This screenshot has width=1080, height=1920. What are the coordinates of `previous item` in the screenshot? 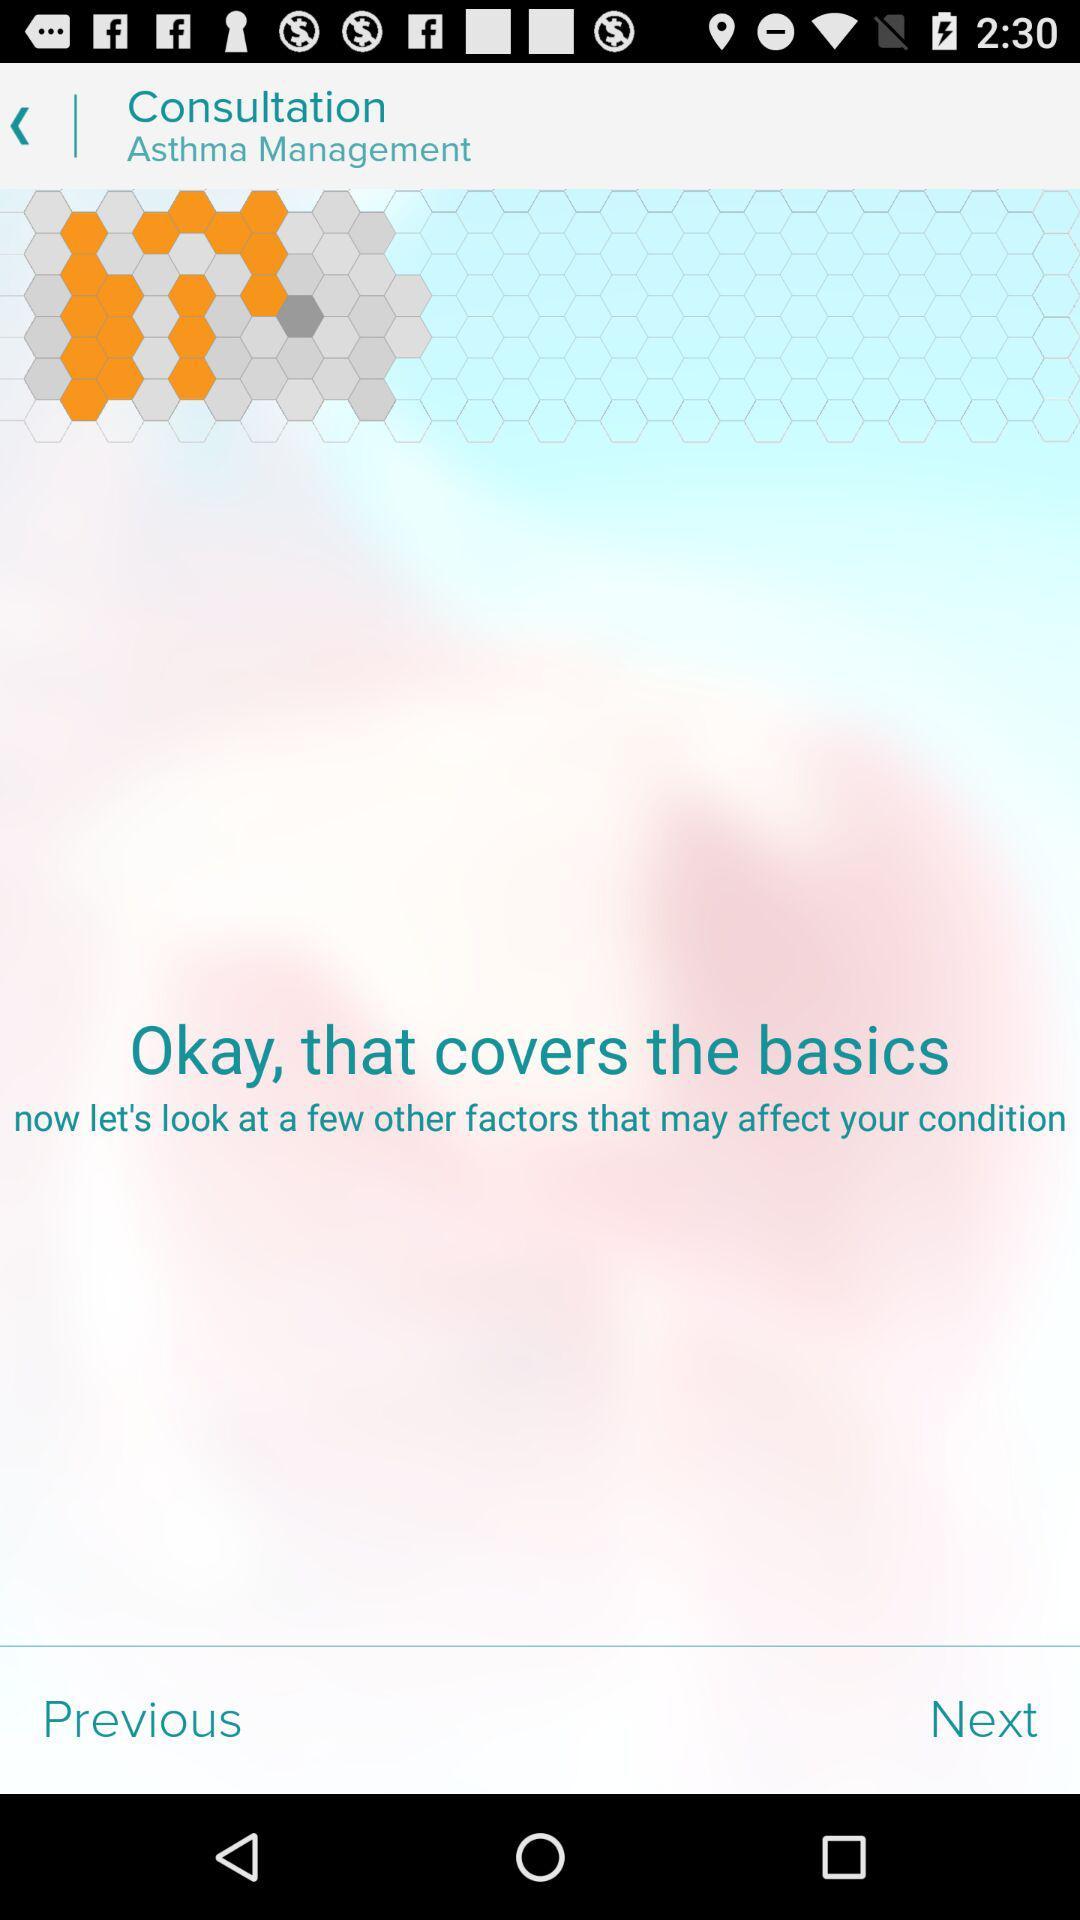 It's located at (270, 1719).